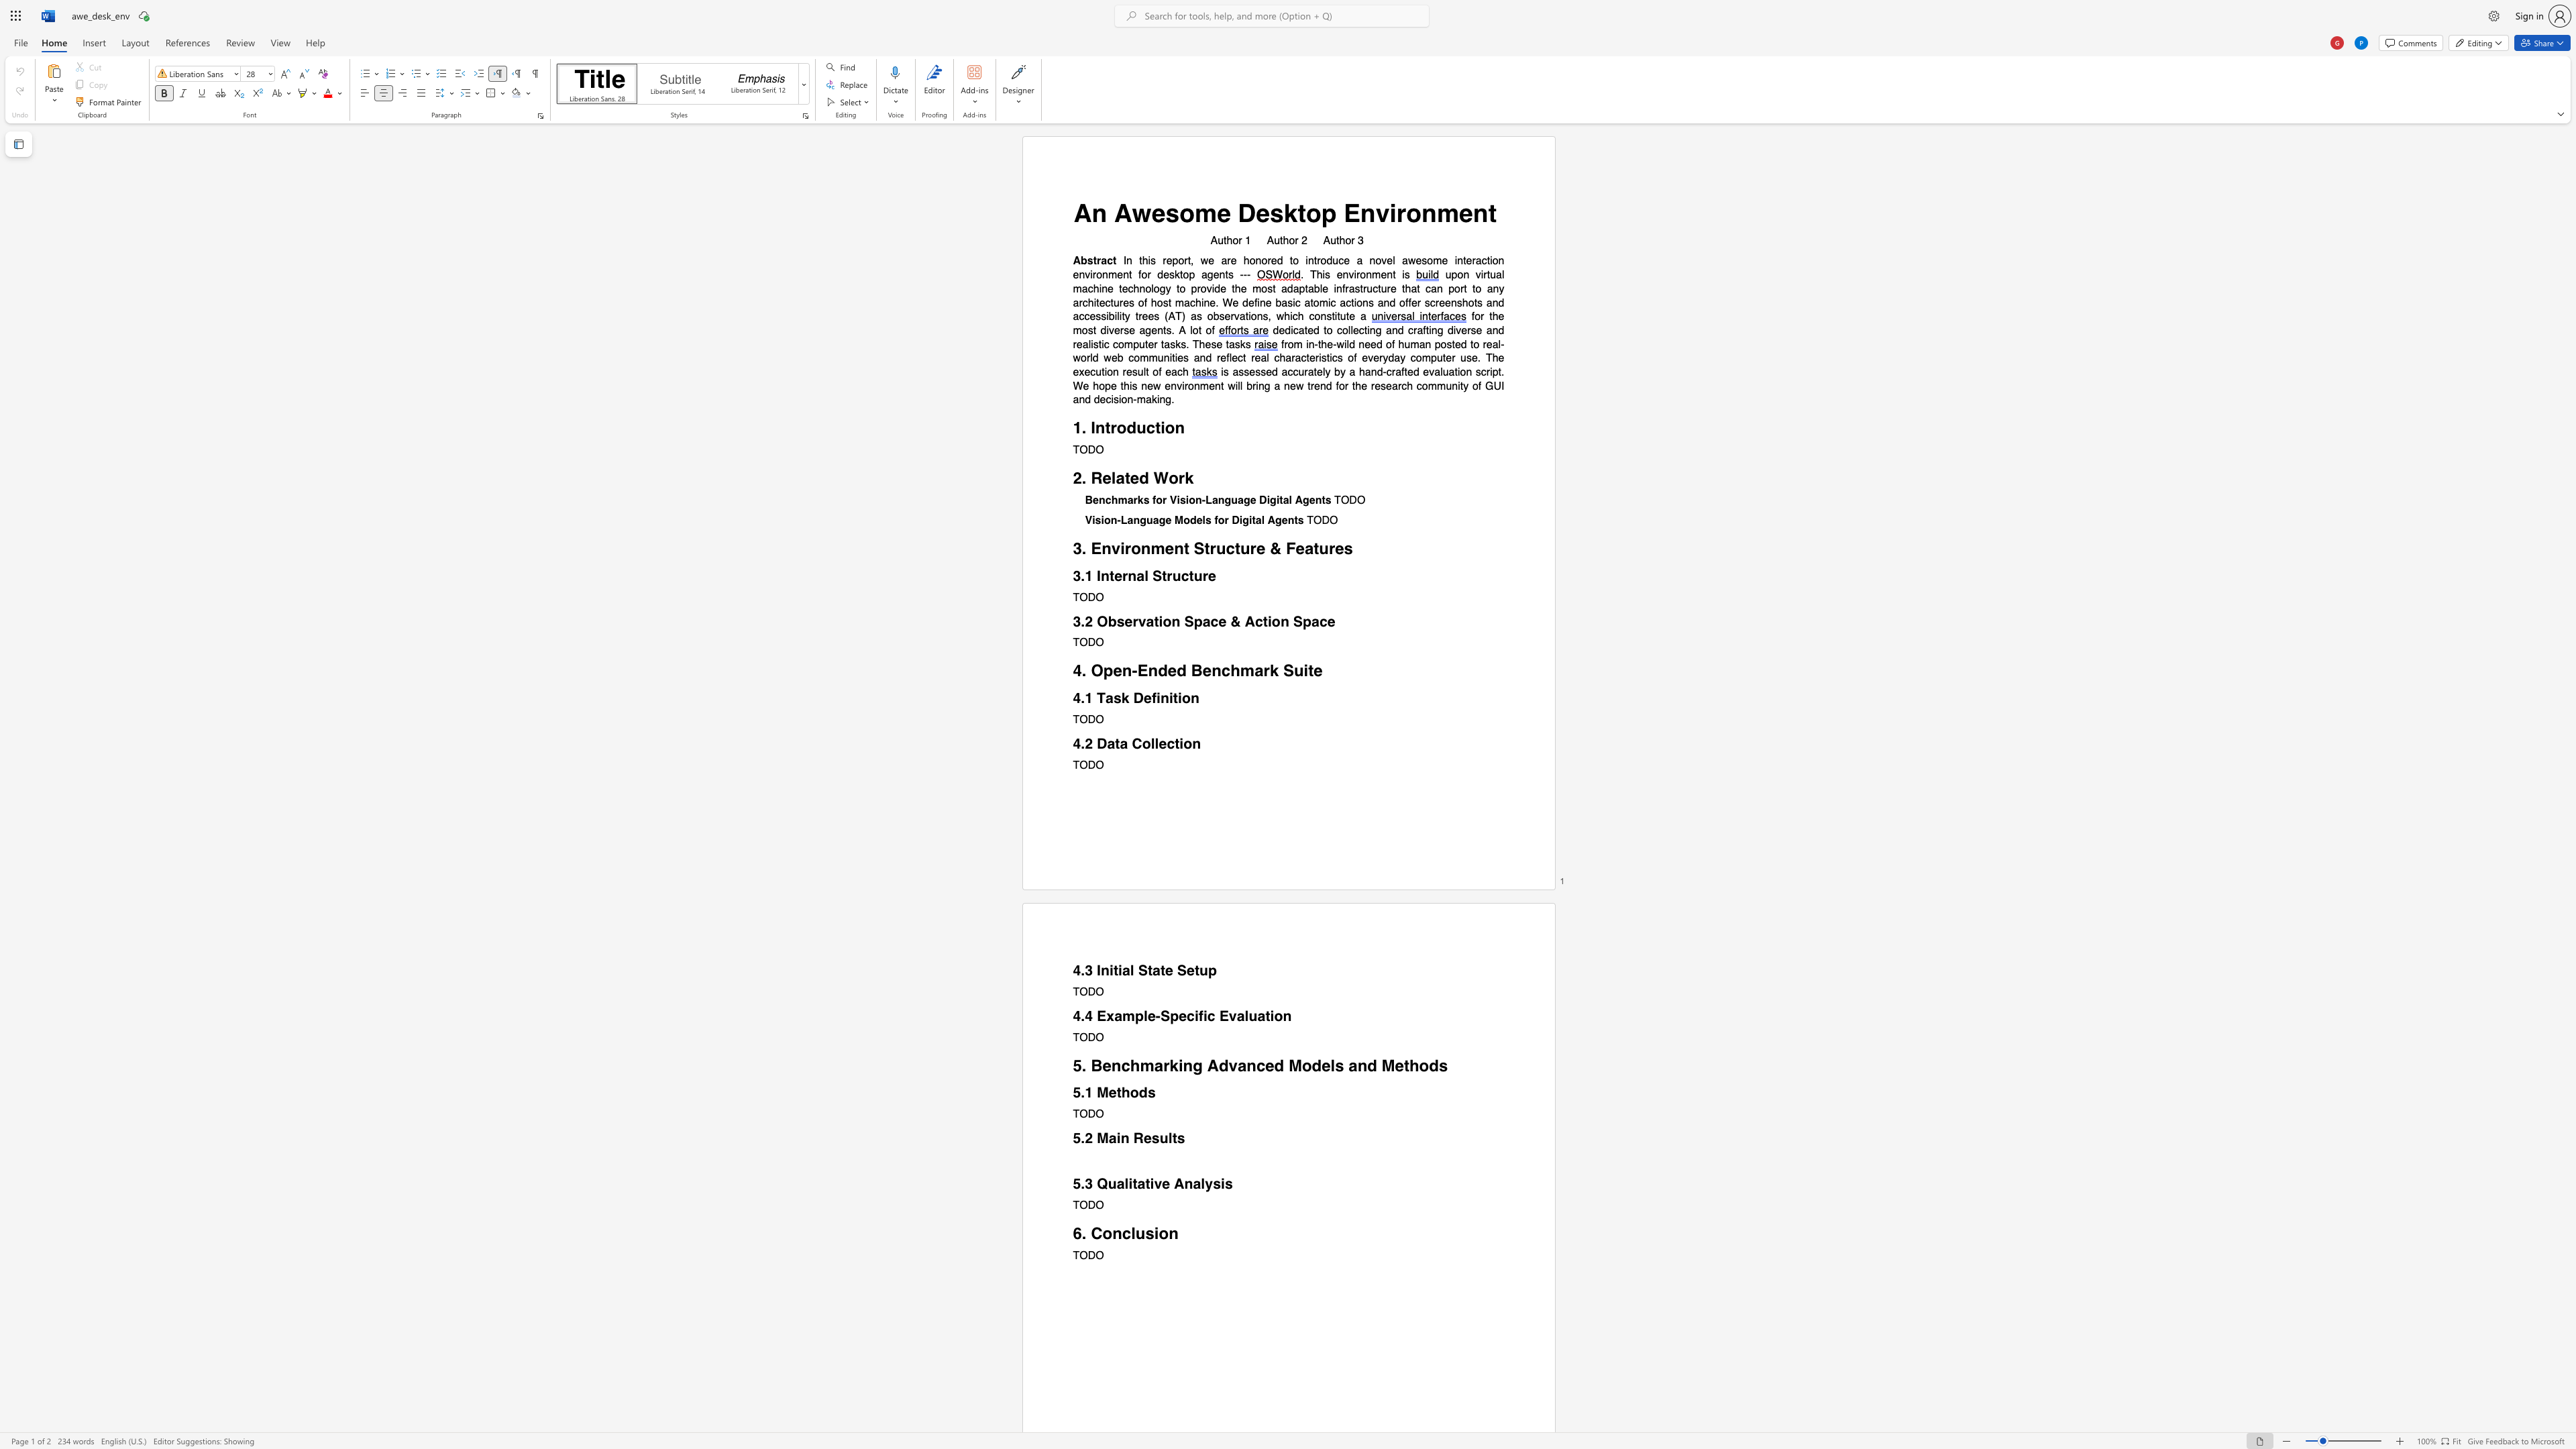  Describe the element at coordinates (1187, 969) in the screenshot. I see `the subset text "etup" within the text "4.3 Initial State Setup"` at that location.